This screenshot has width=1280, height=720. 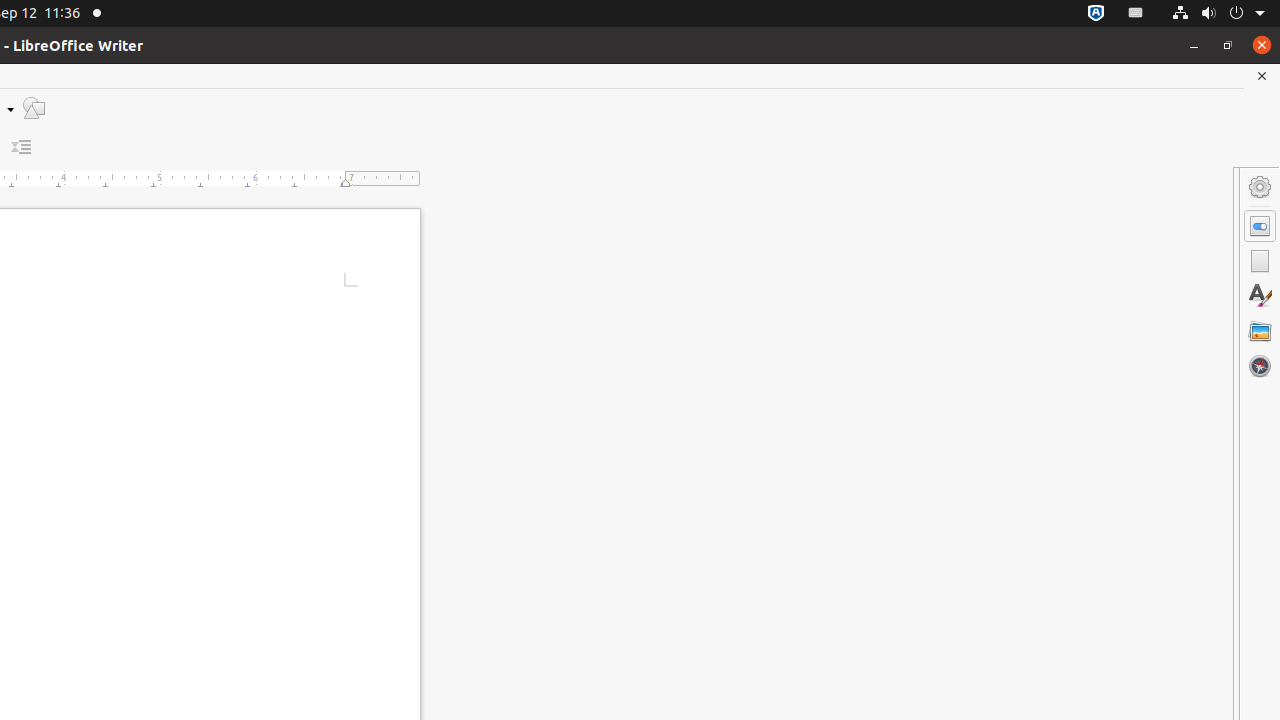 I want to click on 'Styles', so click(x=1259, y=295).